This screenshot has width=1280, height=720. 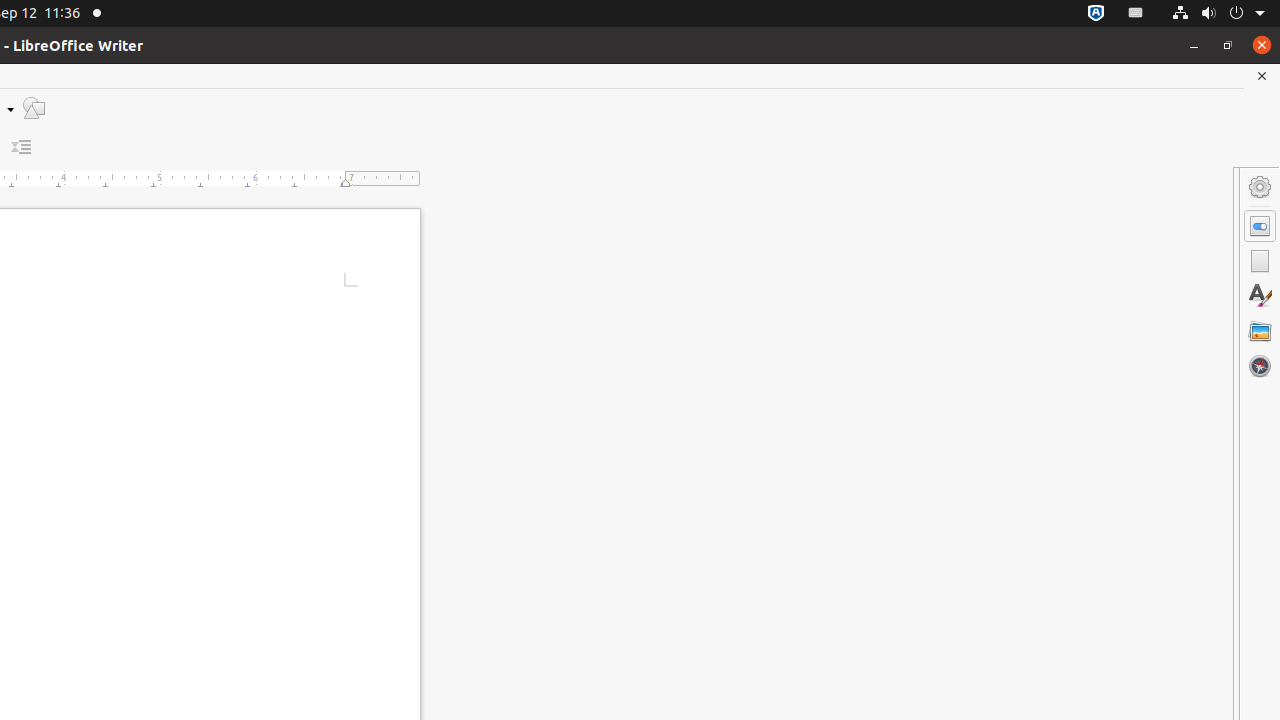 I want to click on 'Styles', so click(x=1259, y=295).